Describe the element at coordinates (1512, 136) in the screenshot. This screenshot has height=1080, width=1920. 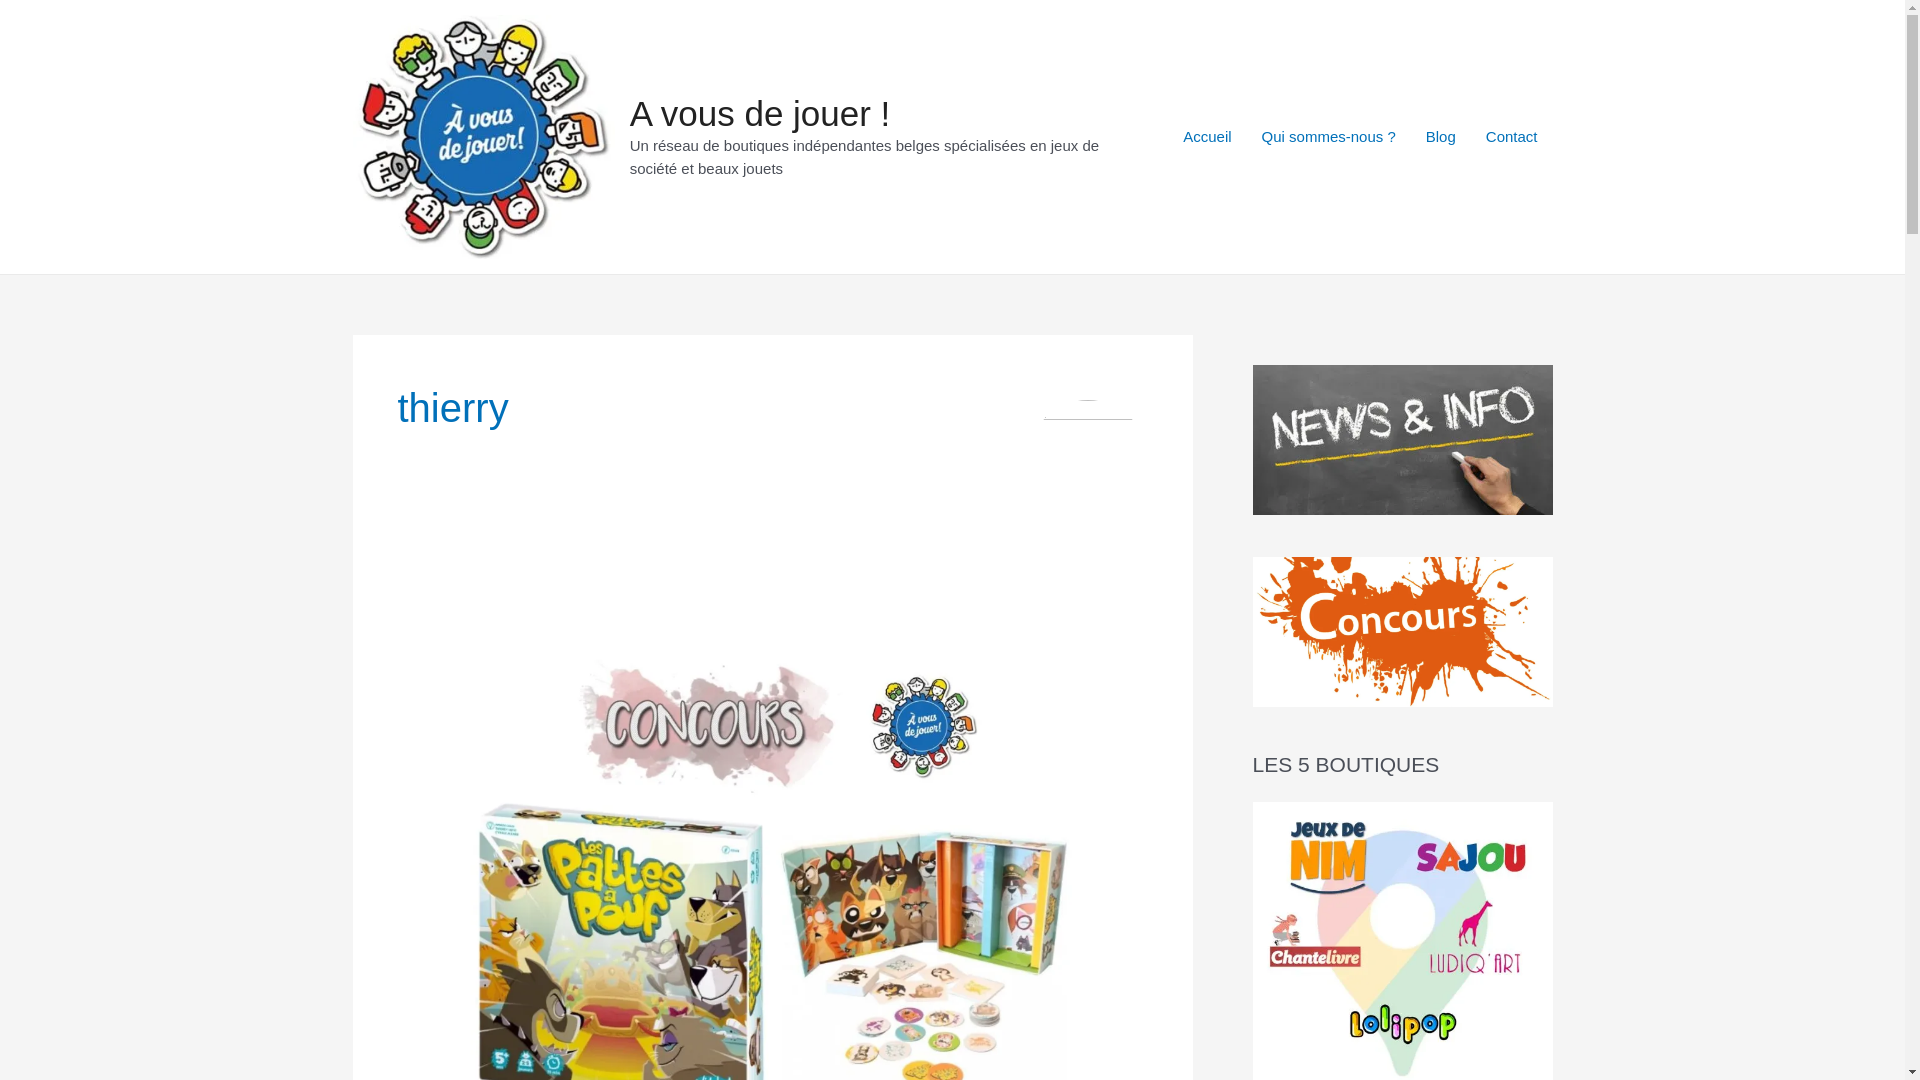
I see `'Contact'` at that location.